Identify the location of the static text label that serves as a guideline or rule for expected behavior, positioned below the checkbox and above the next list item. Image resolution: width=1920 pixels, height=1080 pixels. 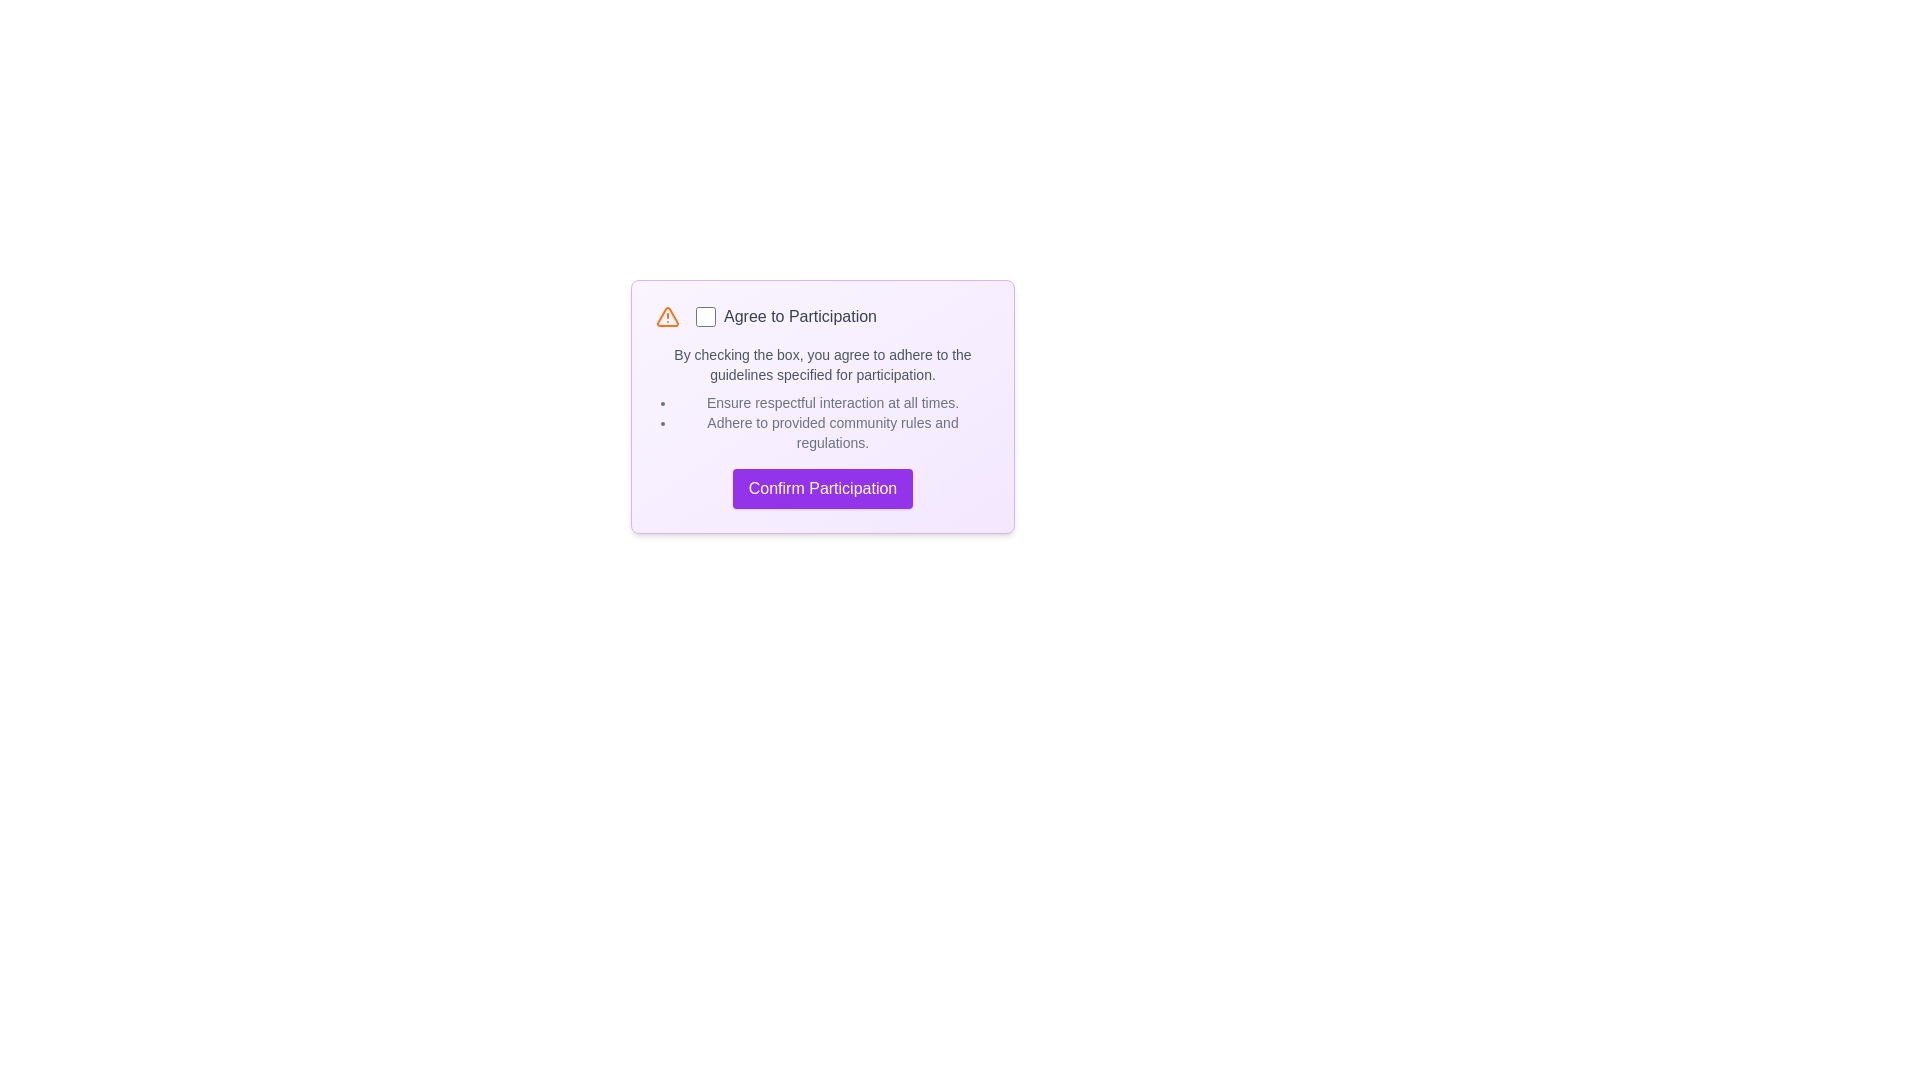
(833, 402).